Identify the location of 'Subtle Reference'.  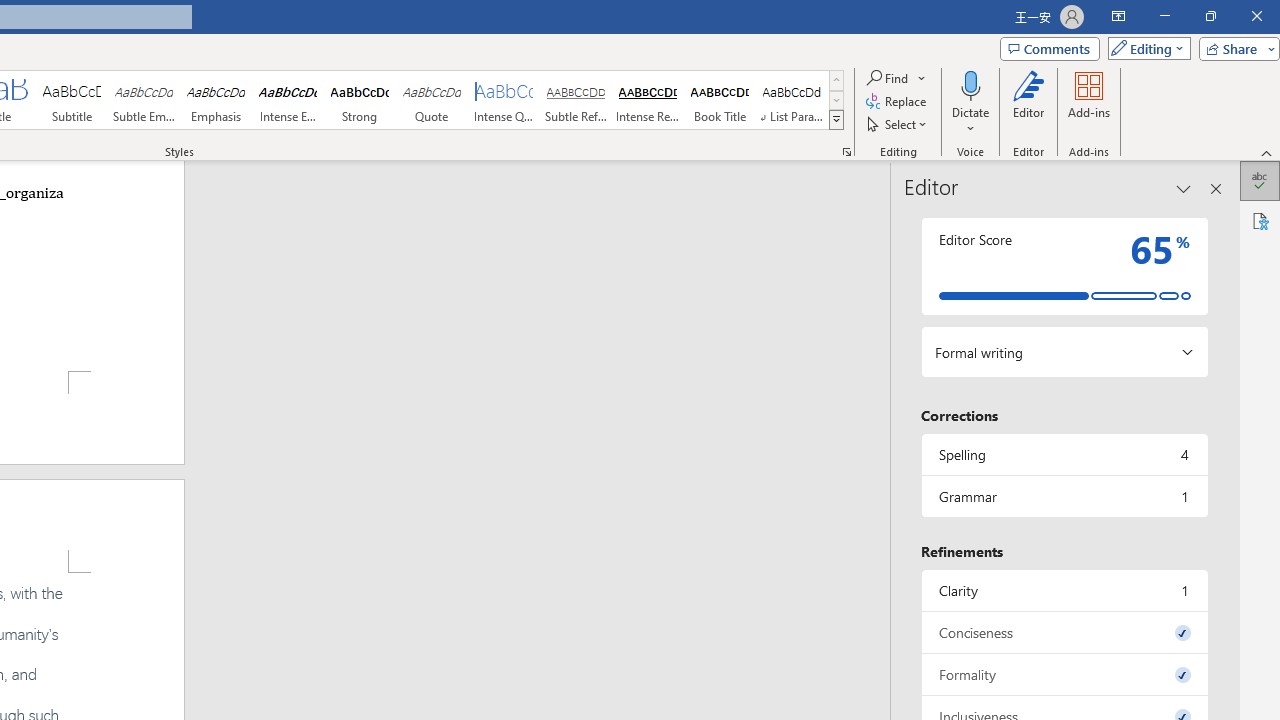
(575, 100).